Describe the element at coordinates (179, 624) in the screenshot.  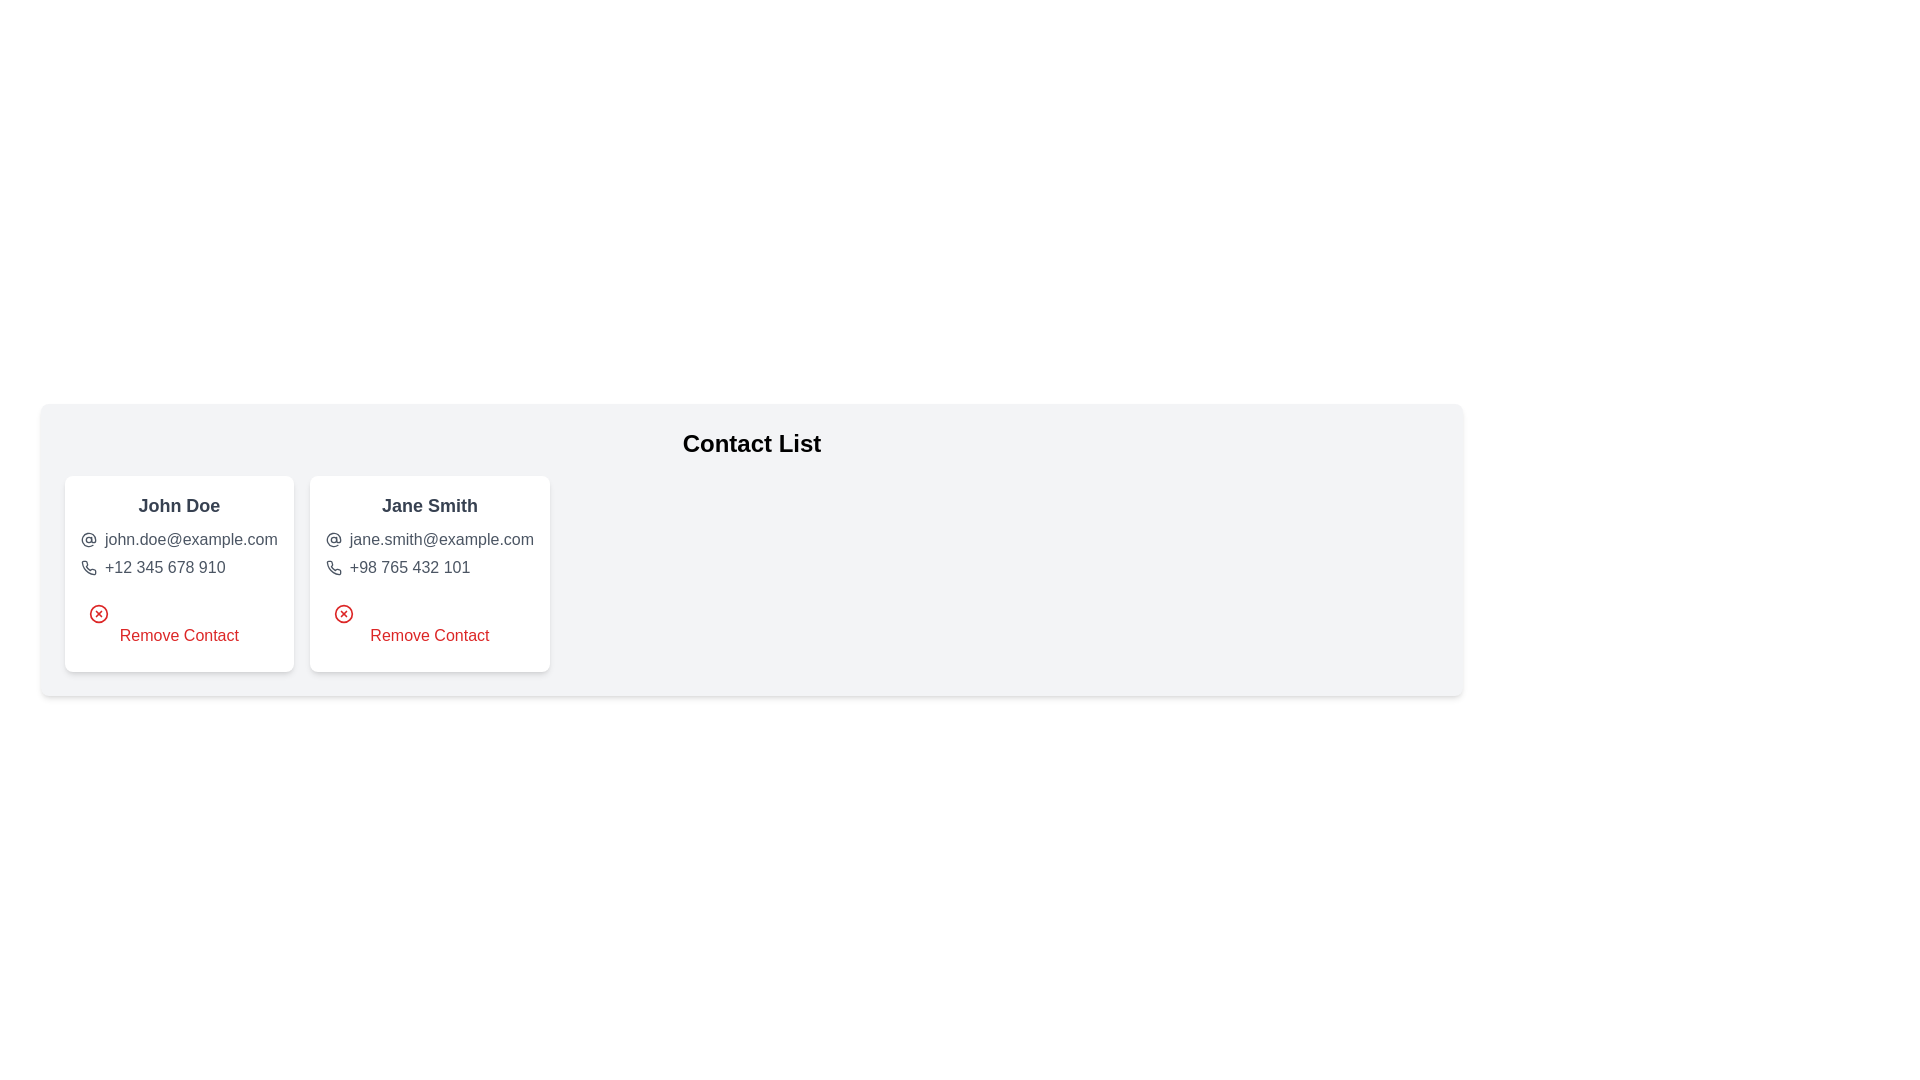
I see `the 'Remove Contact' button for the contact with name John Doe` at that location.